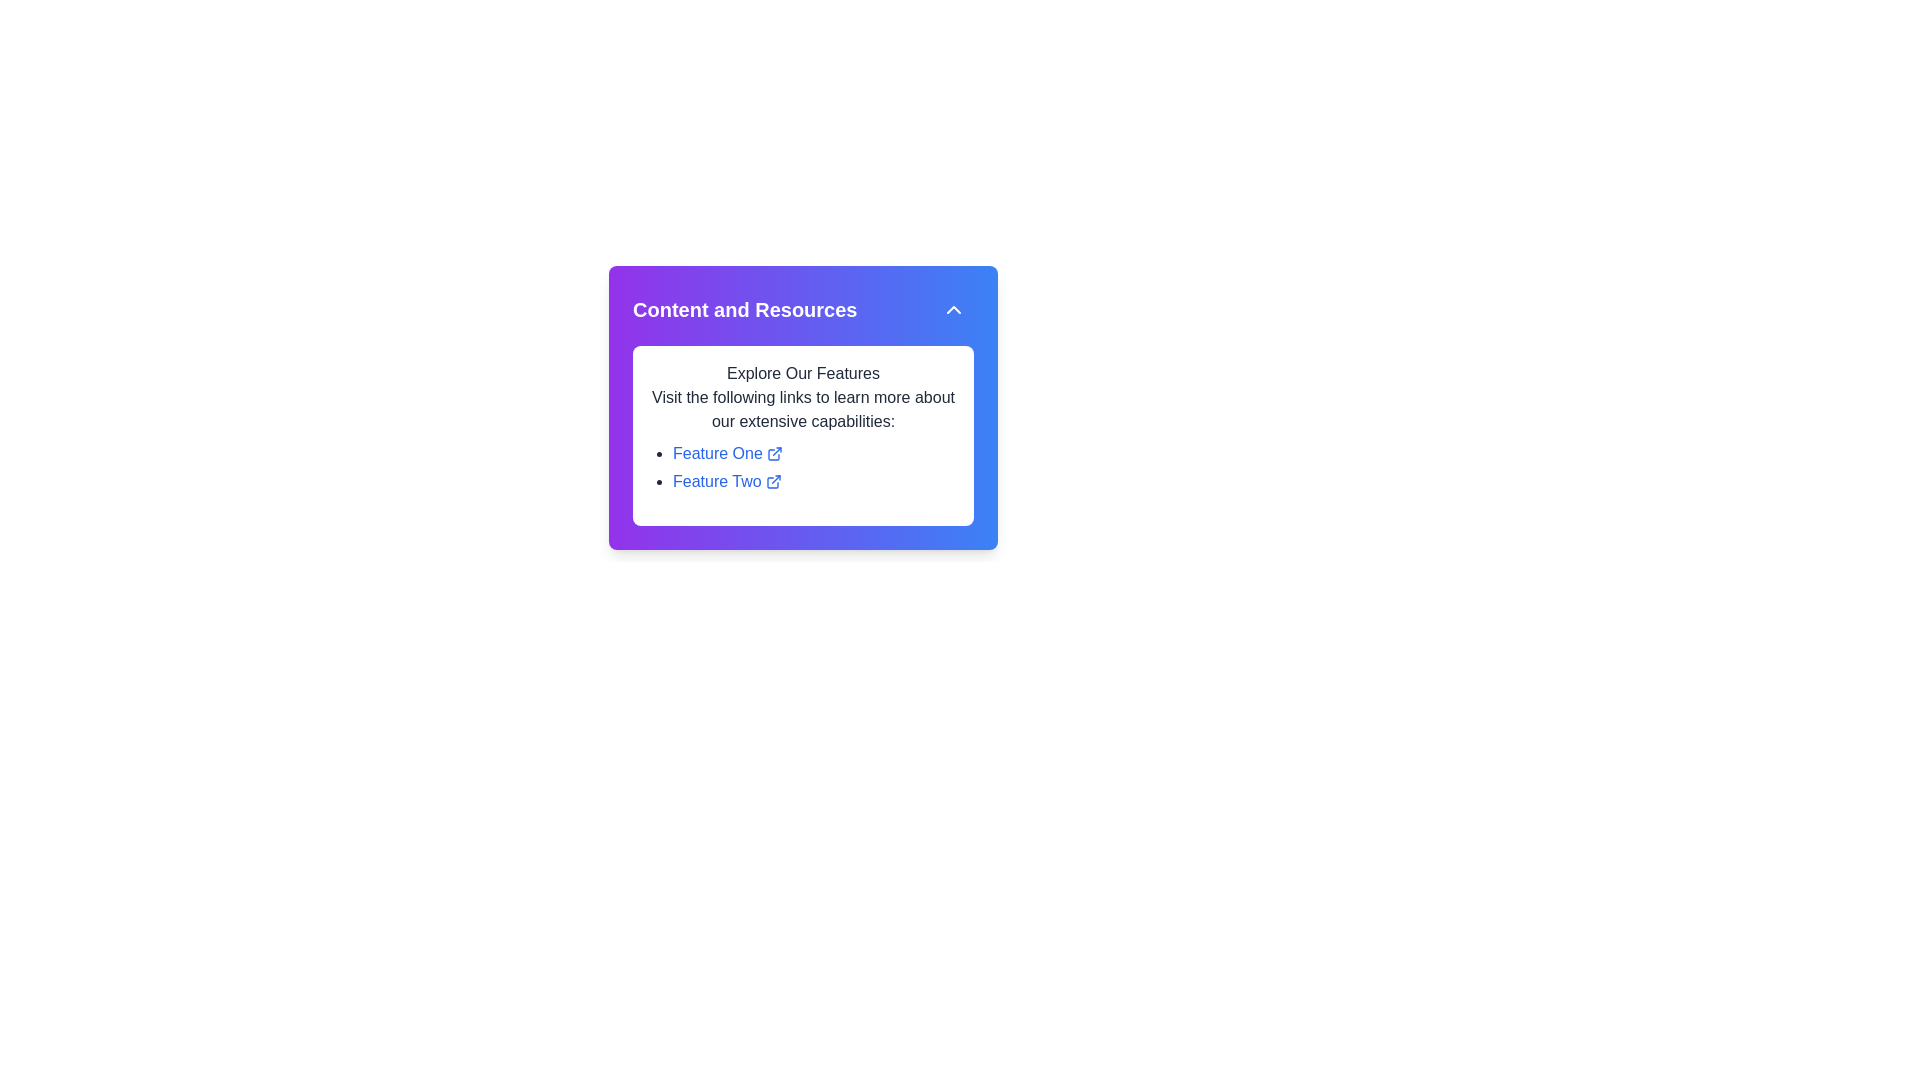 Image resolution: width=1920 pixels, height=1080 pixels. Describe the element at coordinates (772, 482) in the screenshot. I see `the small external link icon with a blue outline indicating an external hyperlink, associated with the 'Feature Two' text in the 'Content and Resources' section` at that location.